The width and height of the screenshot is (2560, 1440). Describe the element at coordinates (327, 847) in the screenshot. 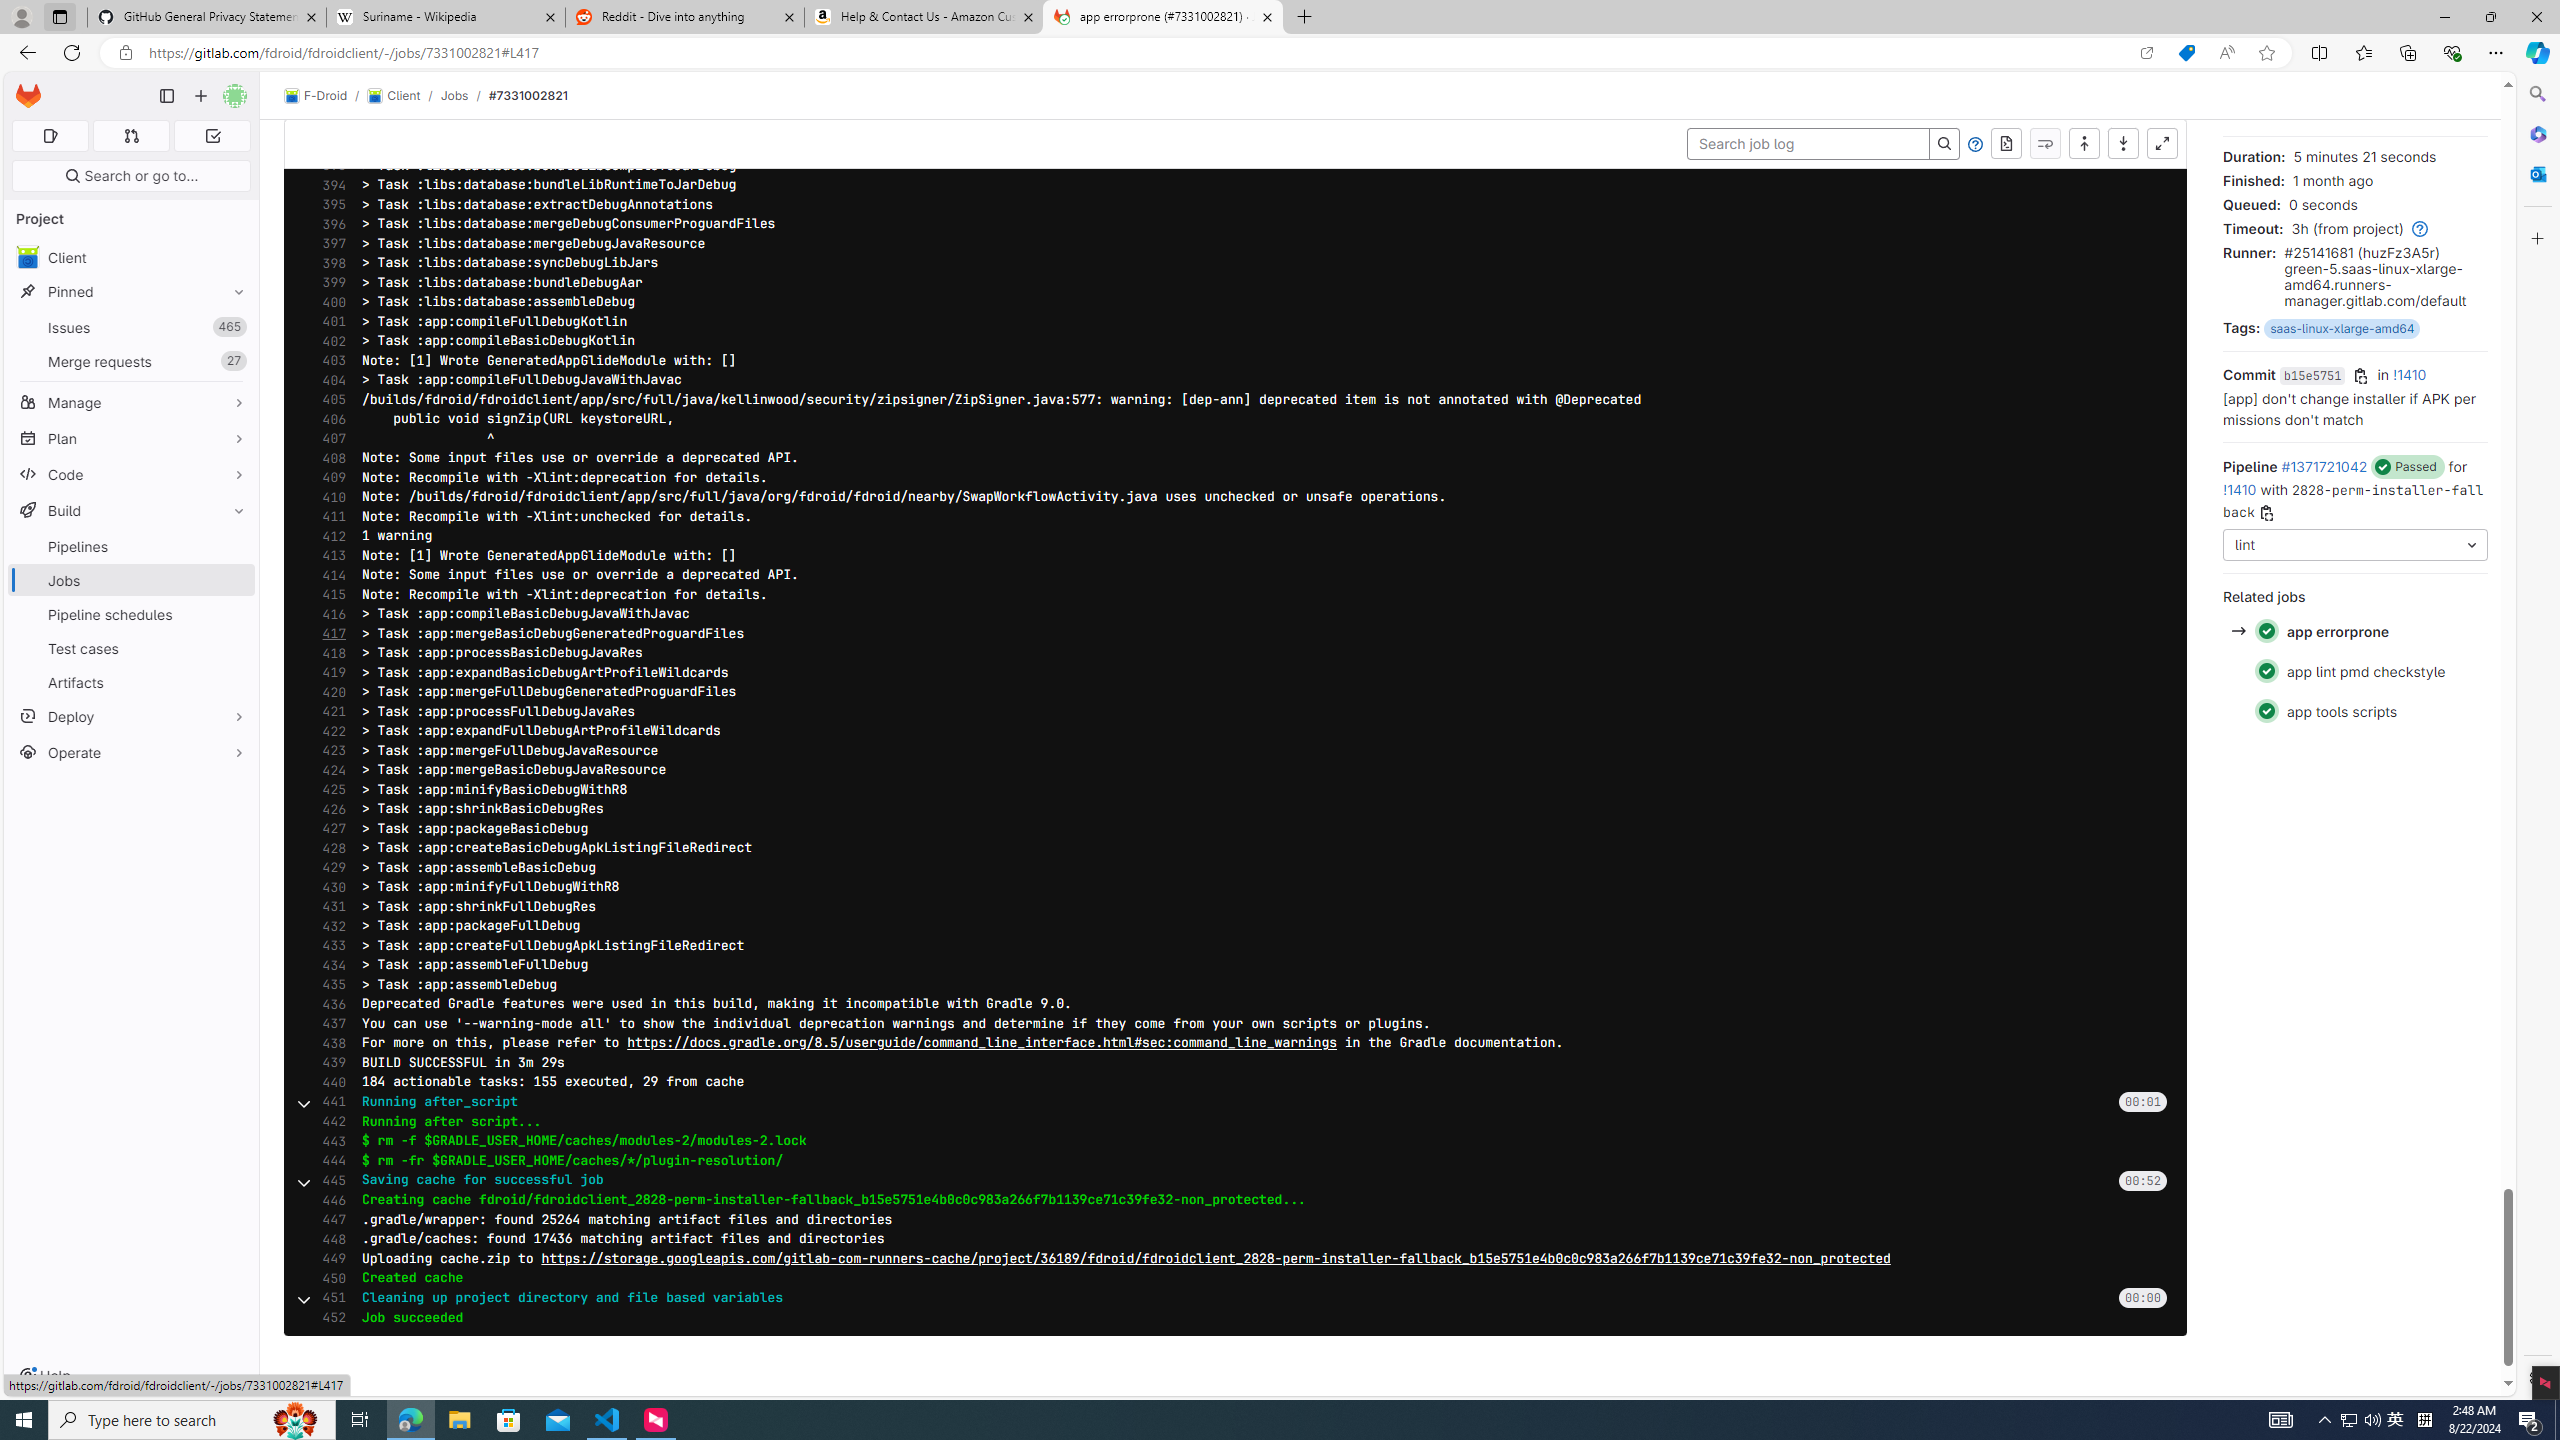

I see `'428'` at that location.